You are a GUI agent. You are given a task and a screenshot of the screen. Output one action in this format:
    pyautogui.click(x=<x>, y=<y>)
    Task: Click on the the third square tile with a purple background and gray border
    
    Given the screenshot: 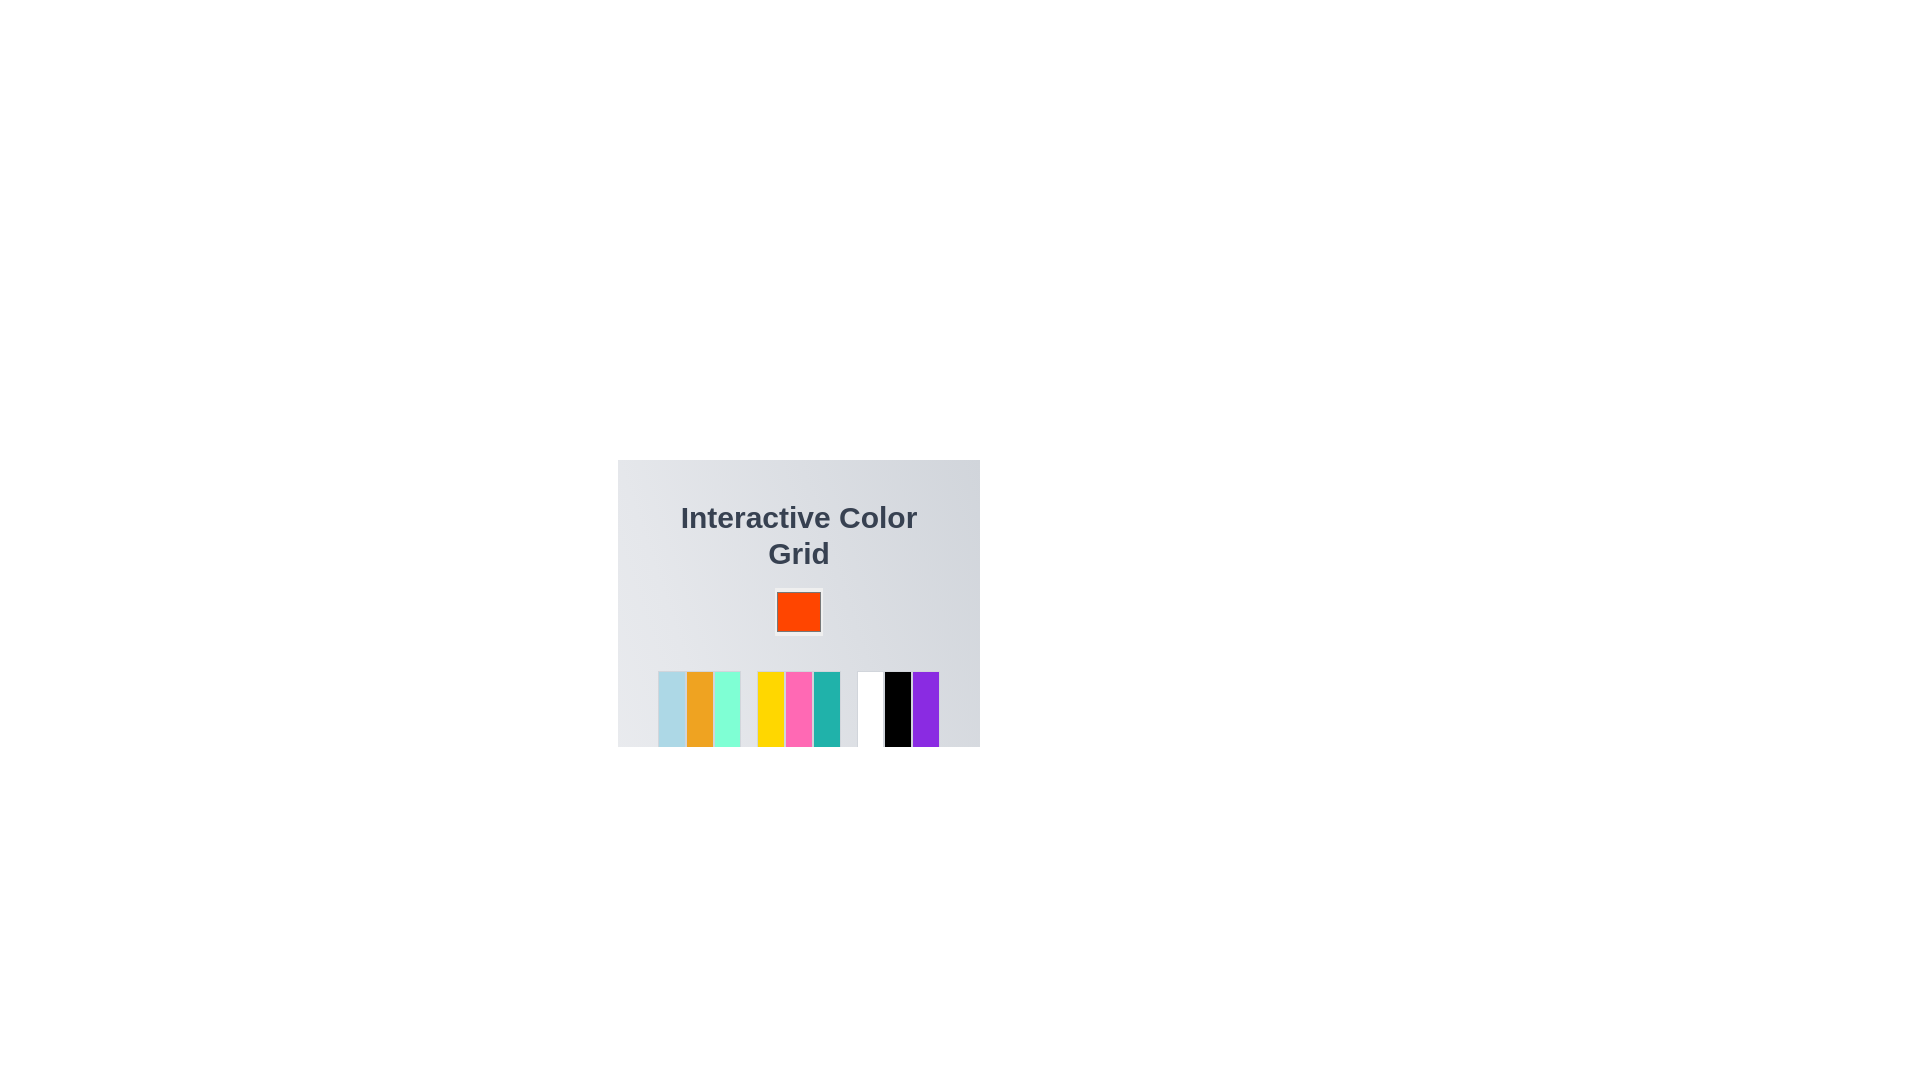 What is the action you would take?
    pyautogui.click(x=925, y=709)
    